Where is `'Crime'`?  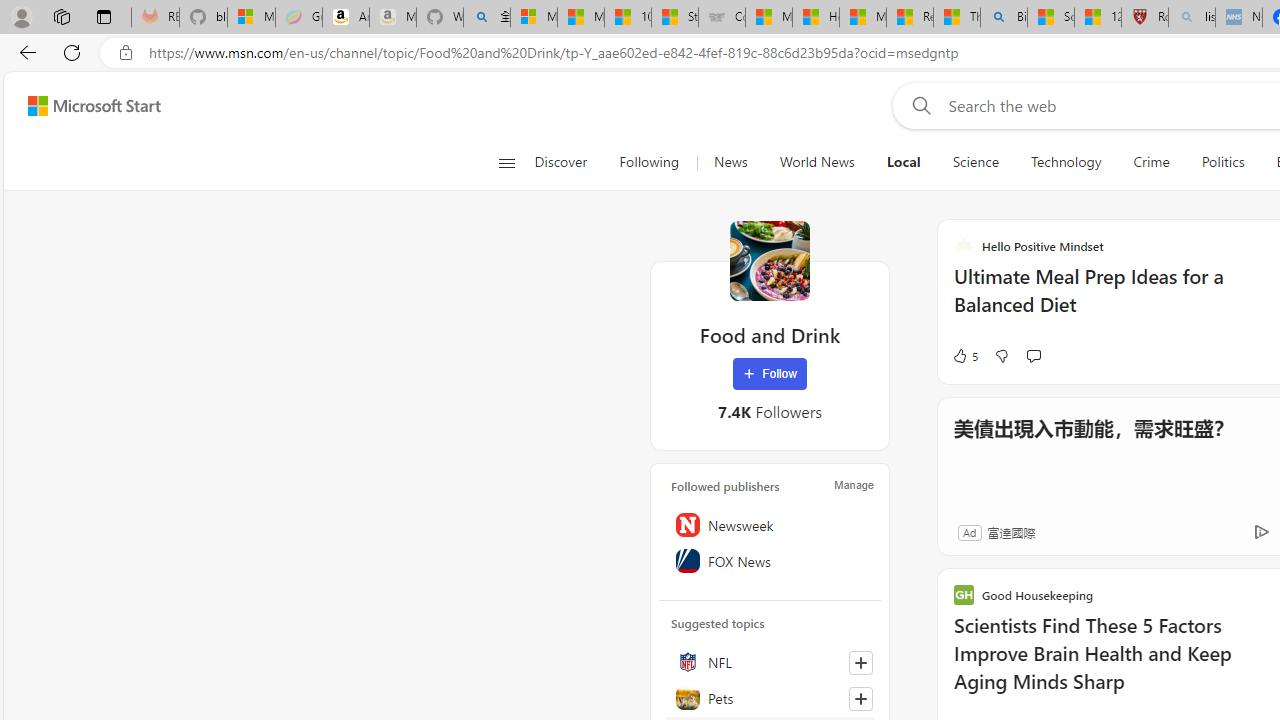 'Crime' is located at coordinates (1151, 162).